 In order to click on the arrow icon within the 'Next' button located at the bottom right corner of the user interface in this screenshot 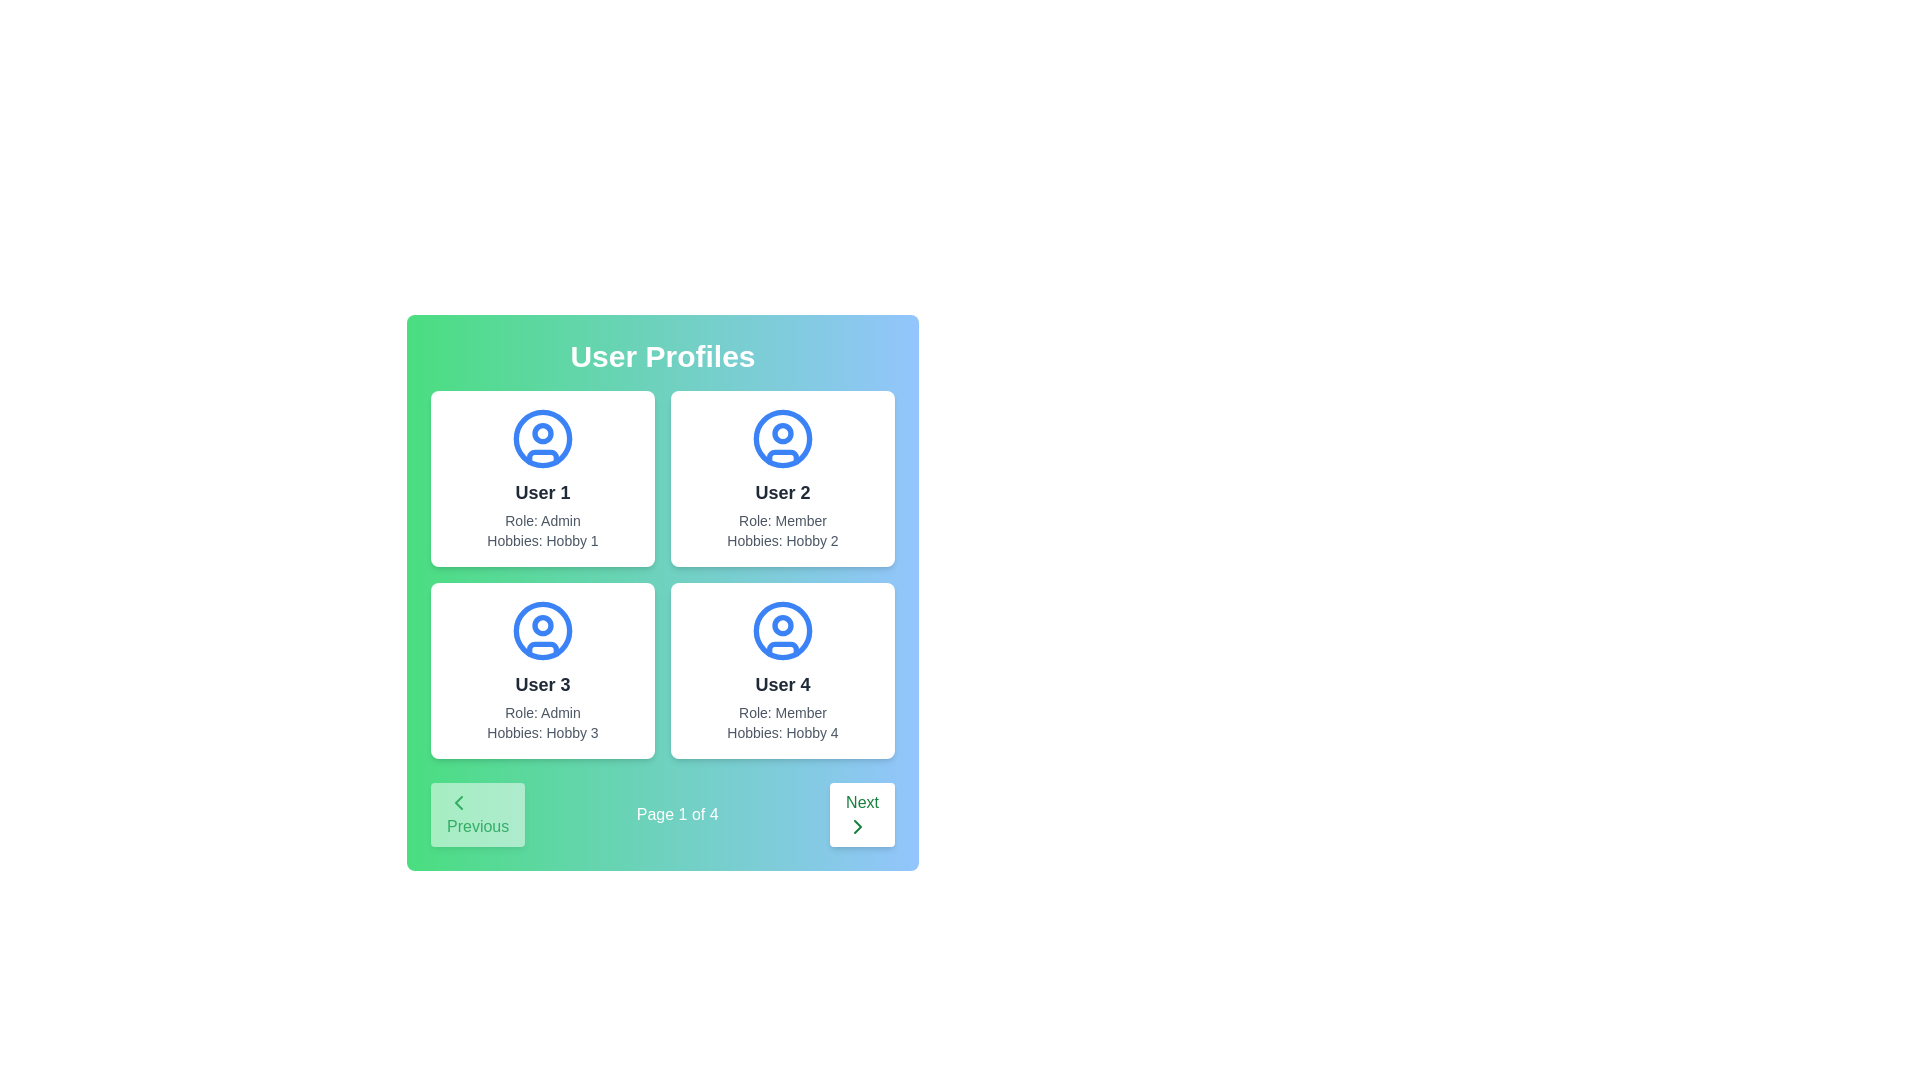, I will do `click(858, 826)`.